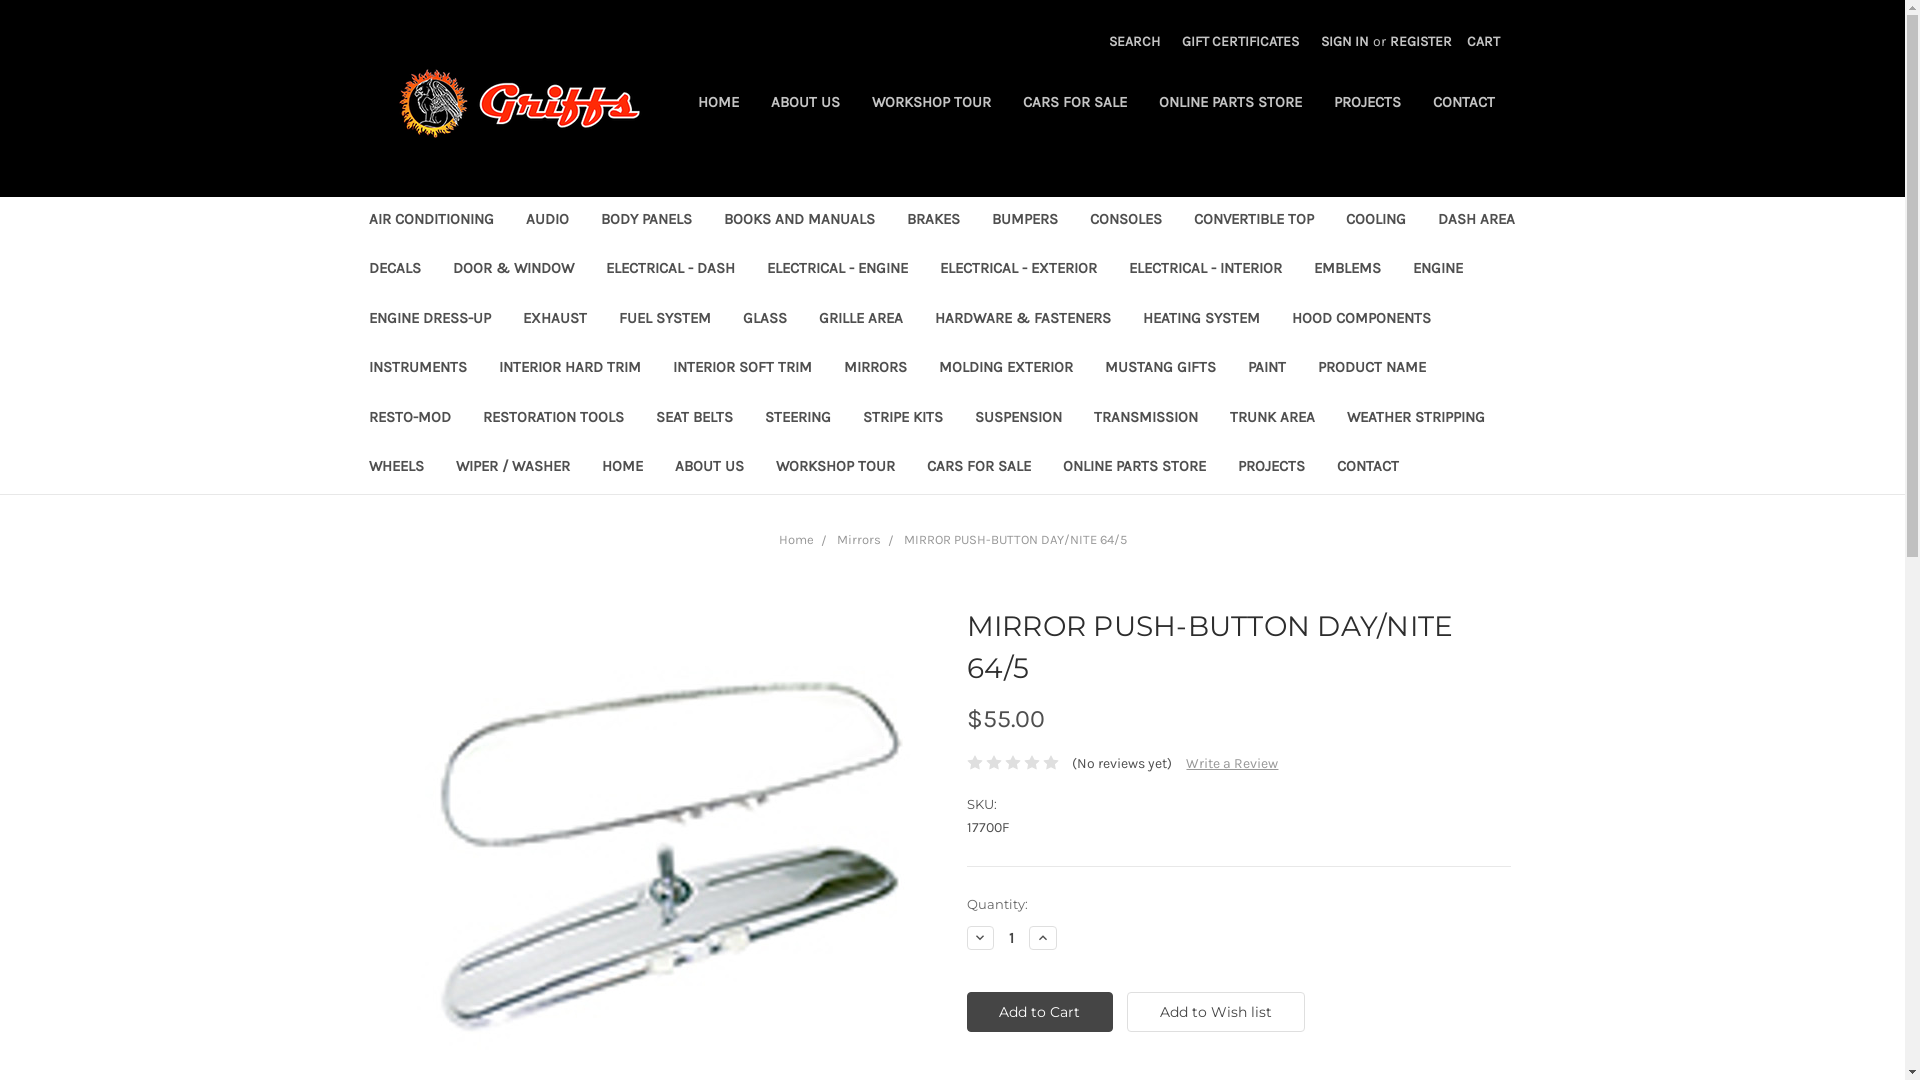  I want to click on 'WHEELS', so click(395, 468).